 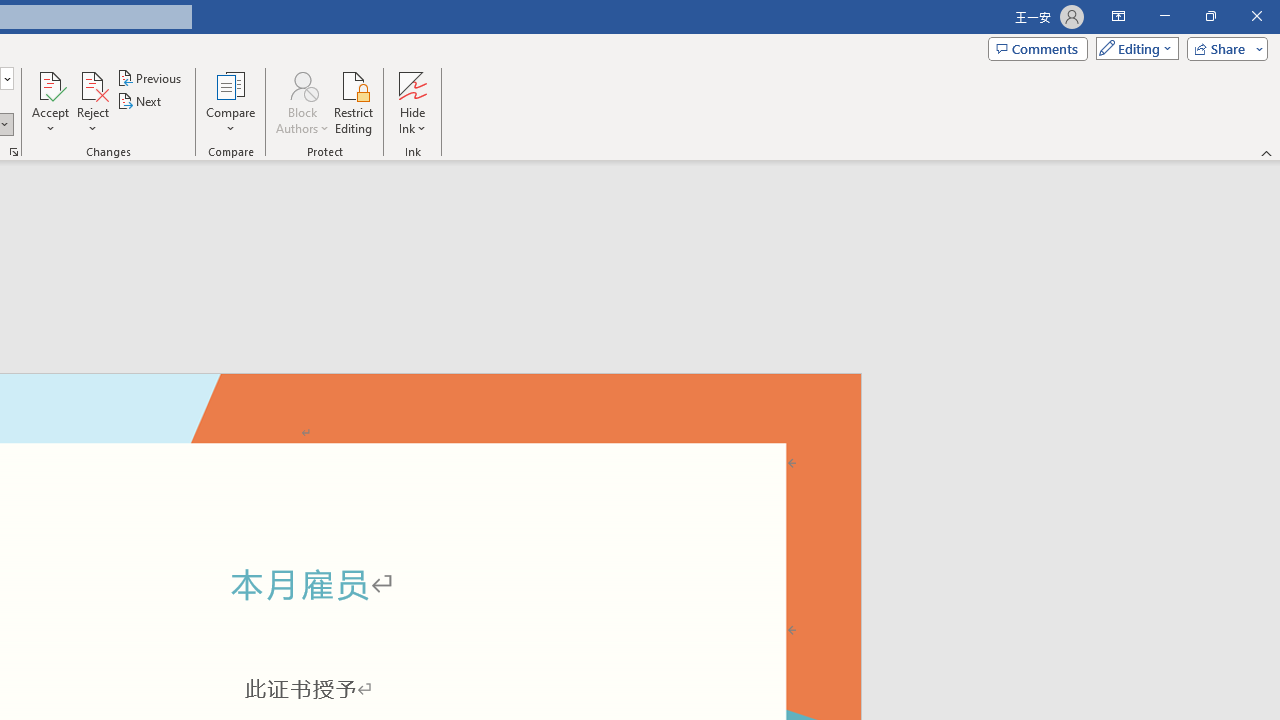 I want to click on 'Mode', so click(x=1133, y=47).